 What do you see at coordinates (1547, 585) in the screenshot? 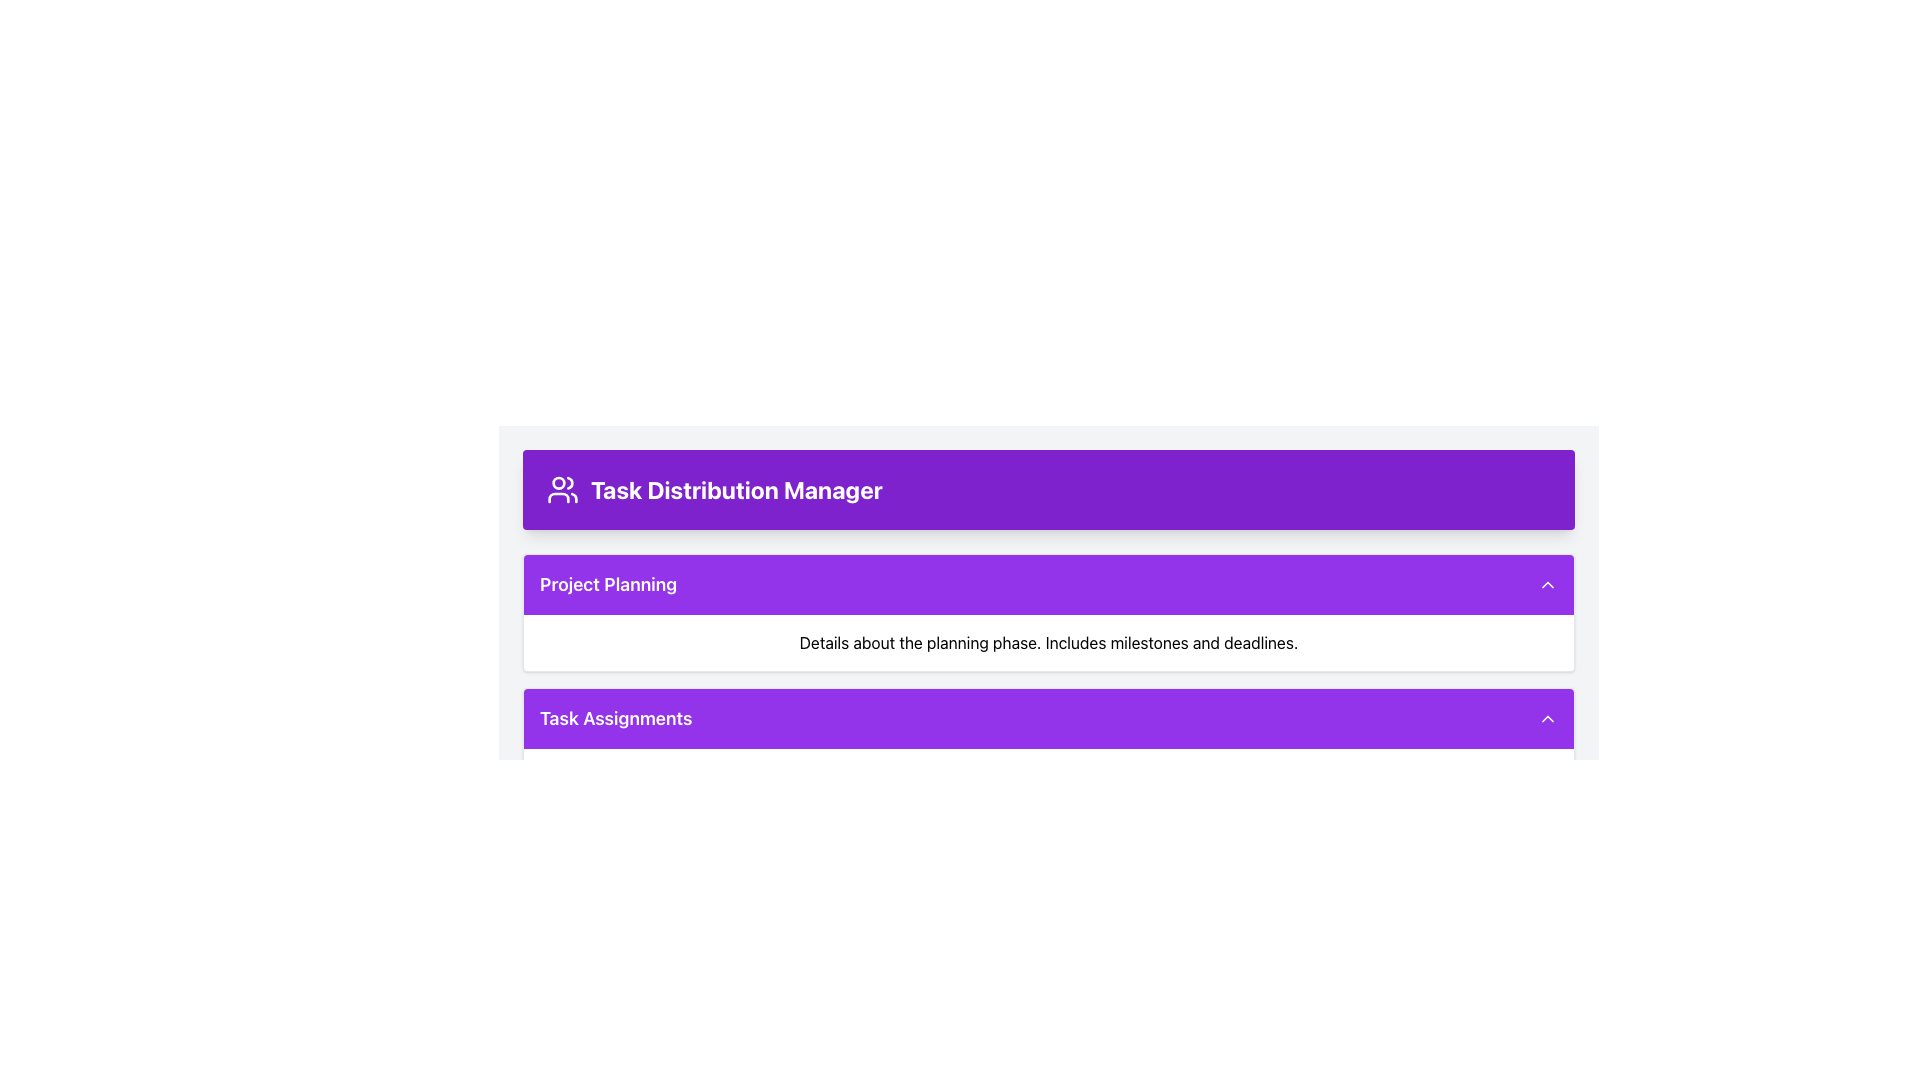
I see `the upward-pointing chevron icon located in the upper-right corner of the purple 'Project Planning' section` at bounding box center [1547, 585].